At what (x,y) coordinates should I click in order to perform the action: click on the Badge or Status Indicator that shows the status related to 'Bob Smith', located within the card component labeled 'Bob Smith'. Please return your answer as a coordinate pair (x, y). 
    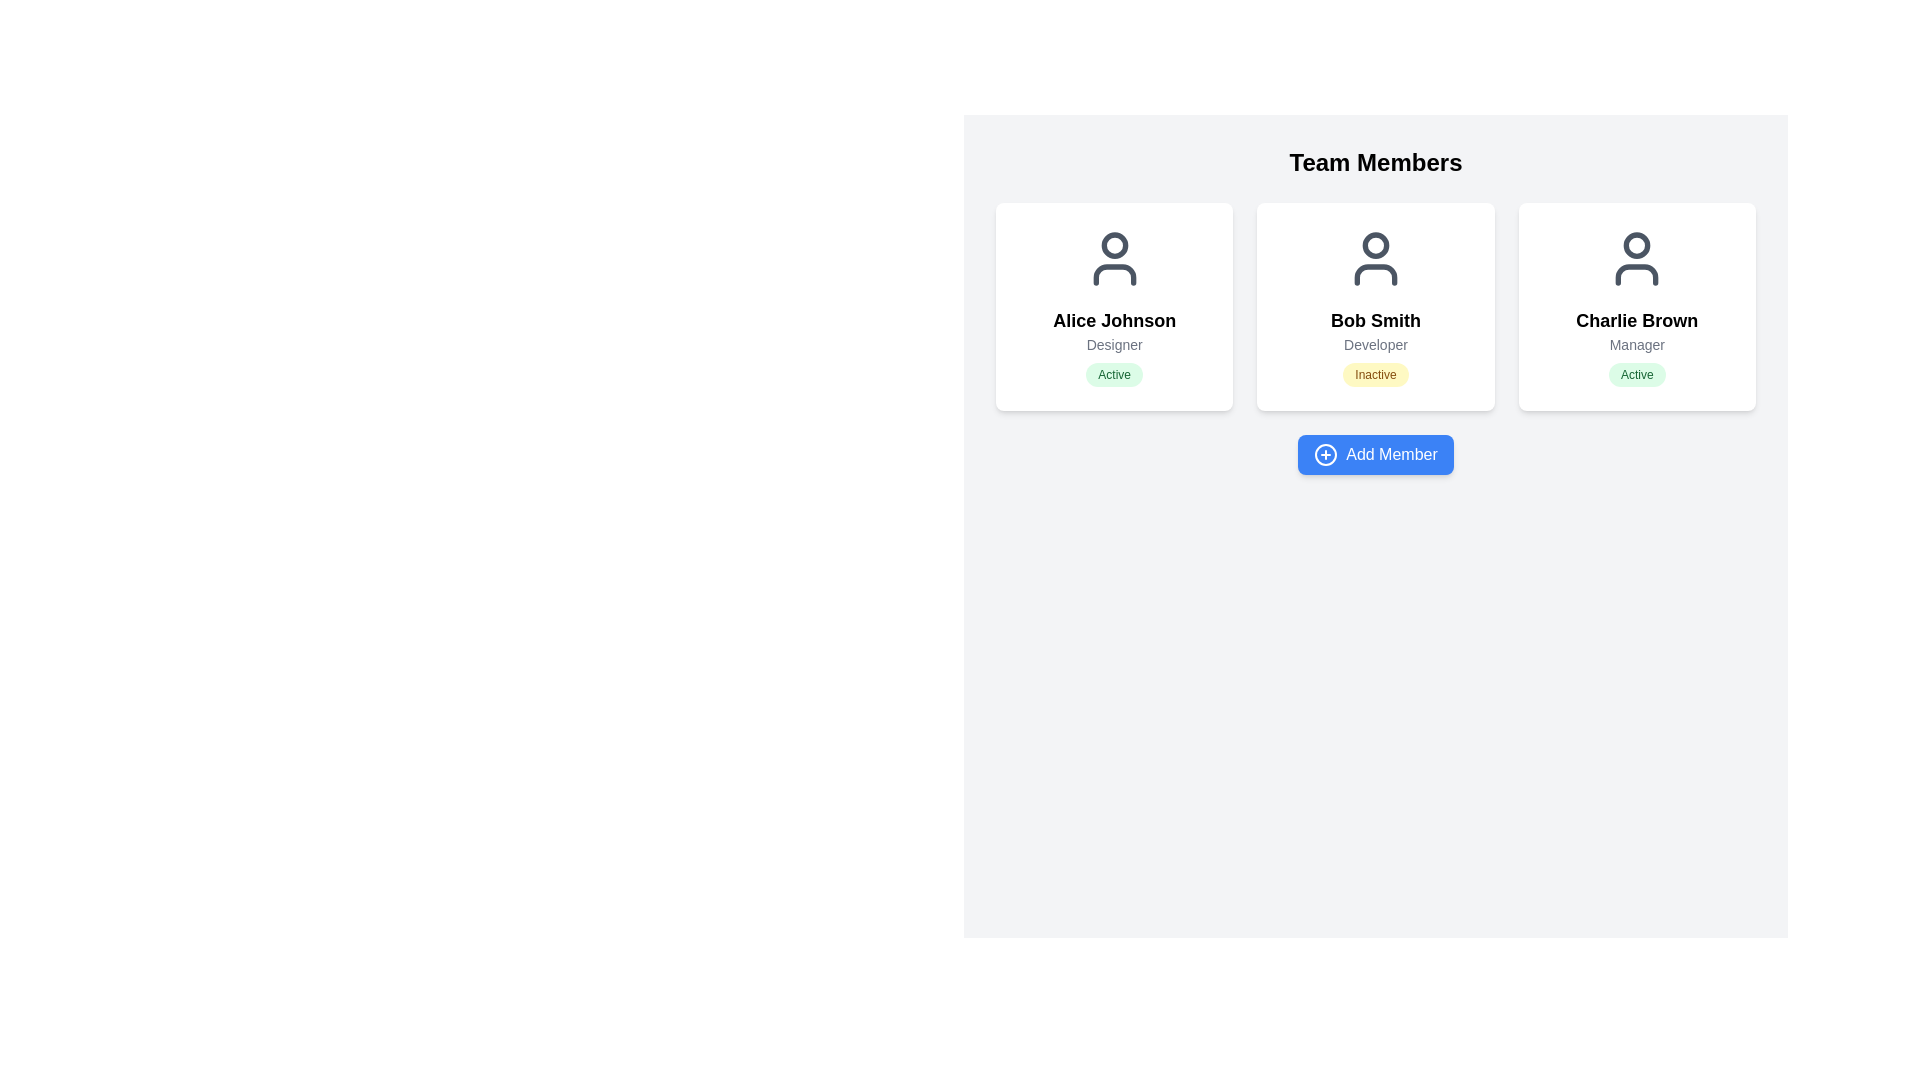
    Looking at the image, I should click on (1375, 374).